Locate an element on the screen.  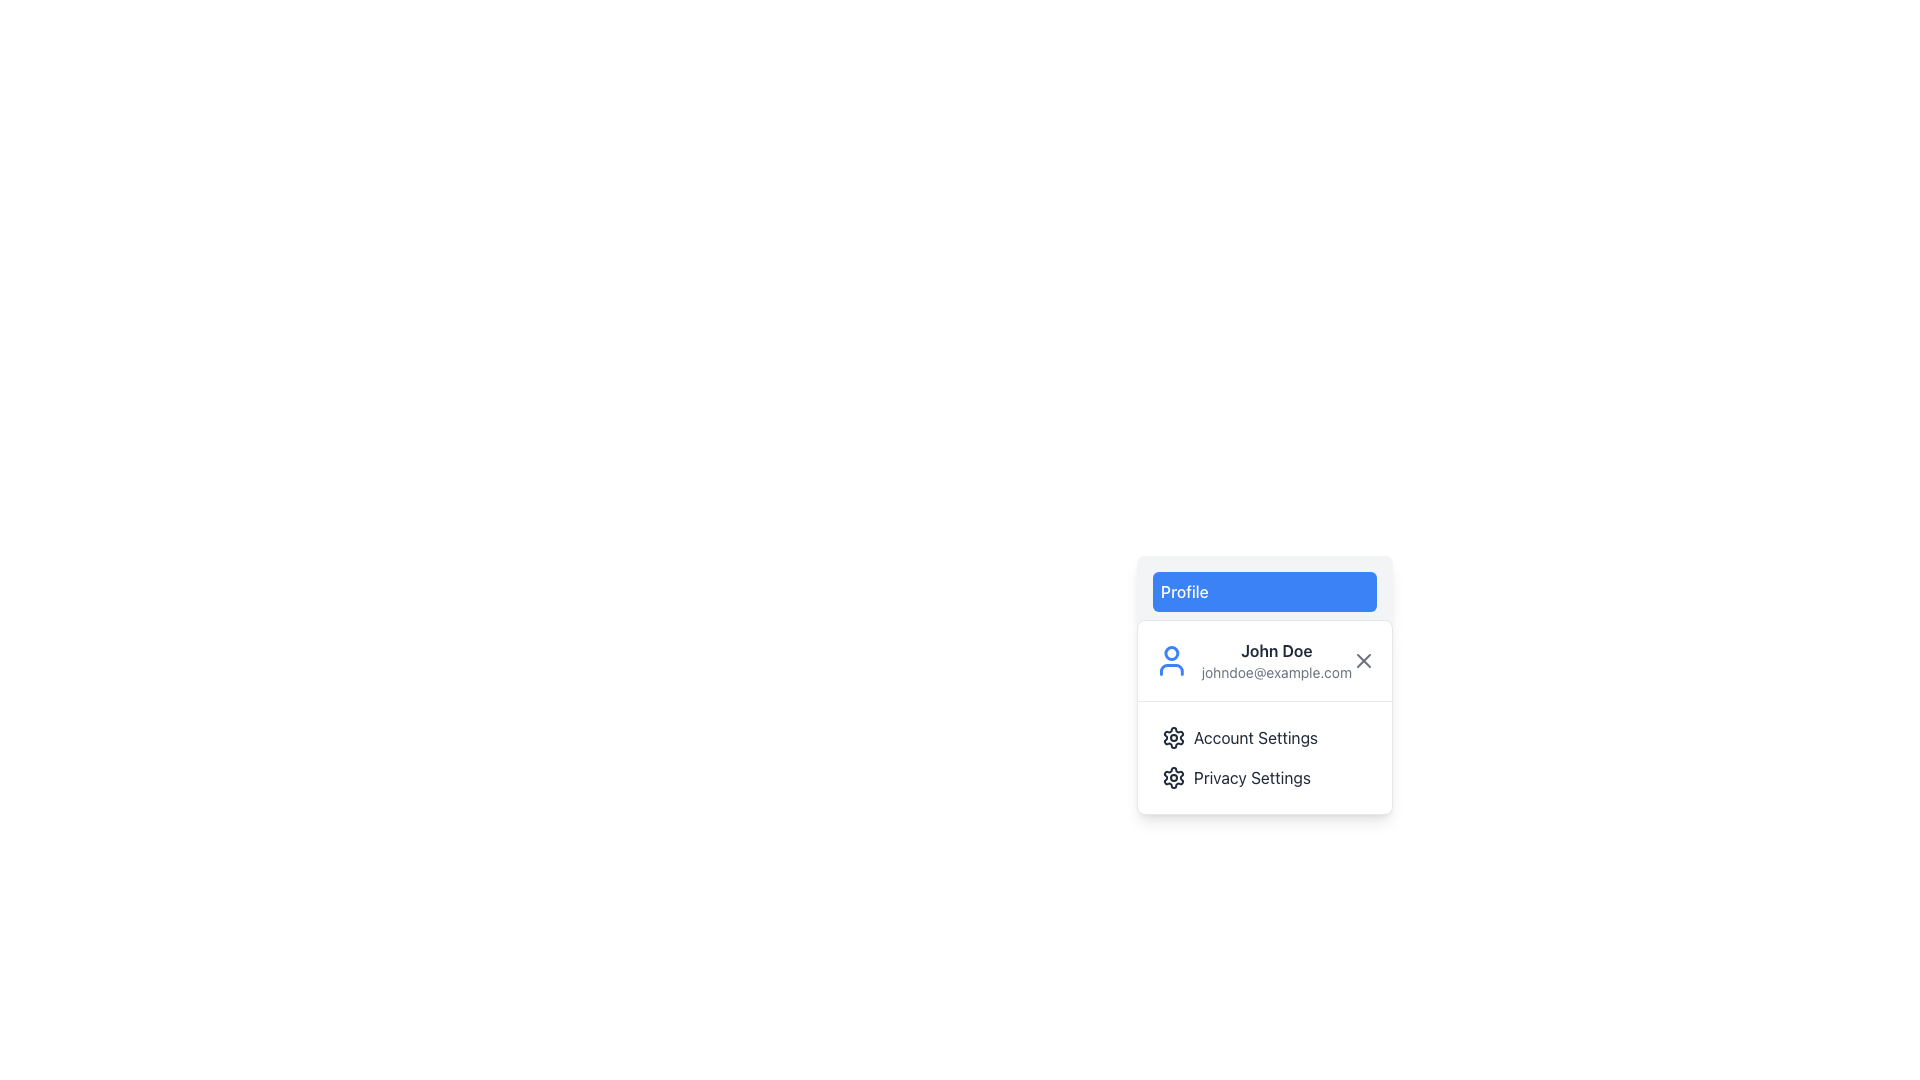
the dropdown panel below the 'Profile' button is located at coordinates (1264, 716).